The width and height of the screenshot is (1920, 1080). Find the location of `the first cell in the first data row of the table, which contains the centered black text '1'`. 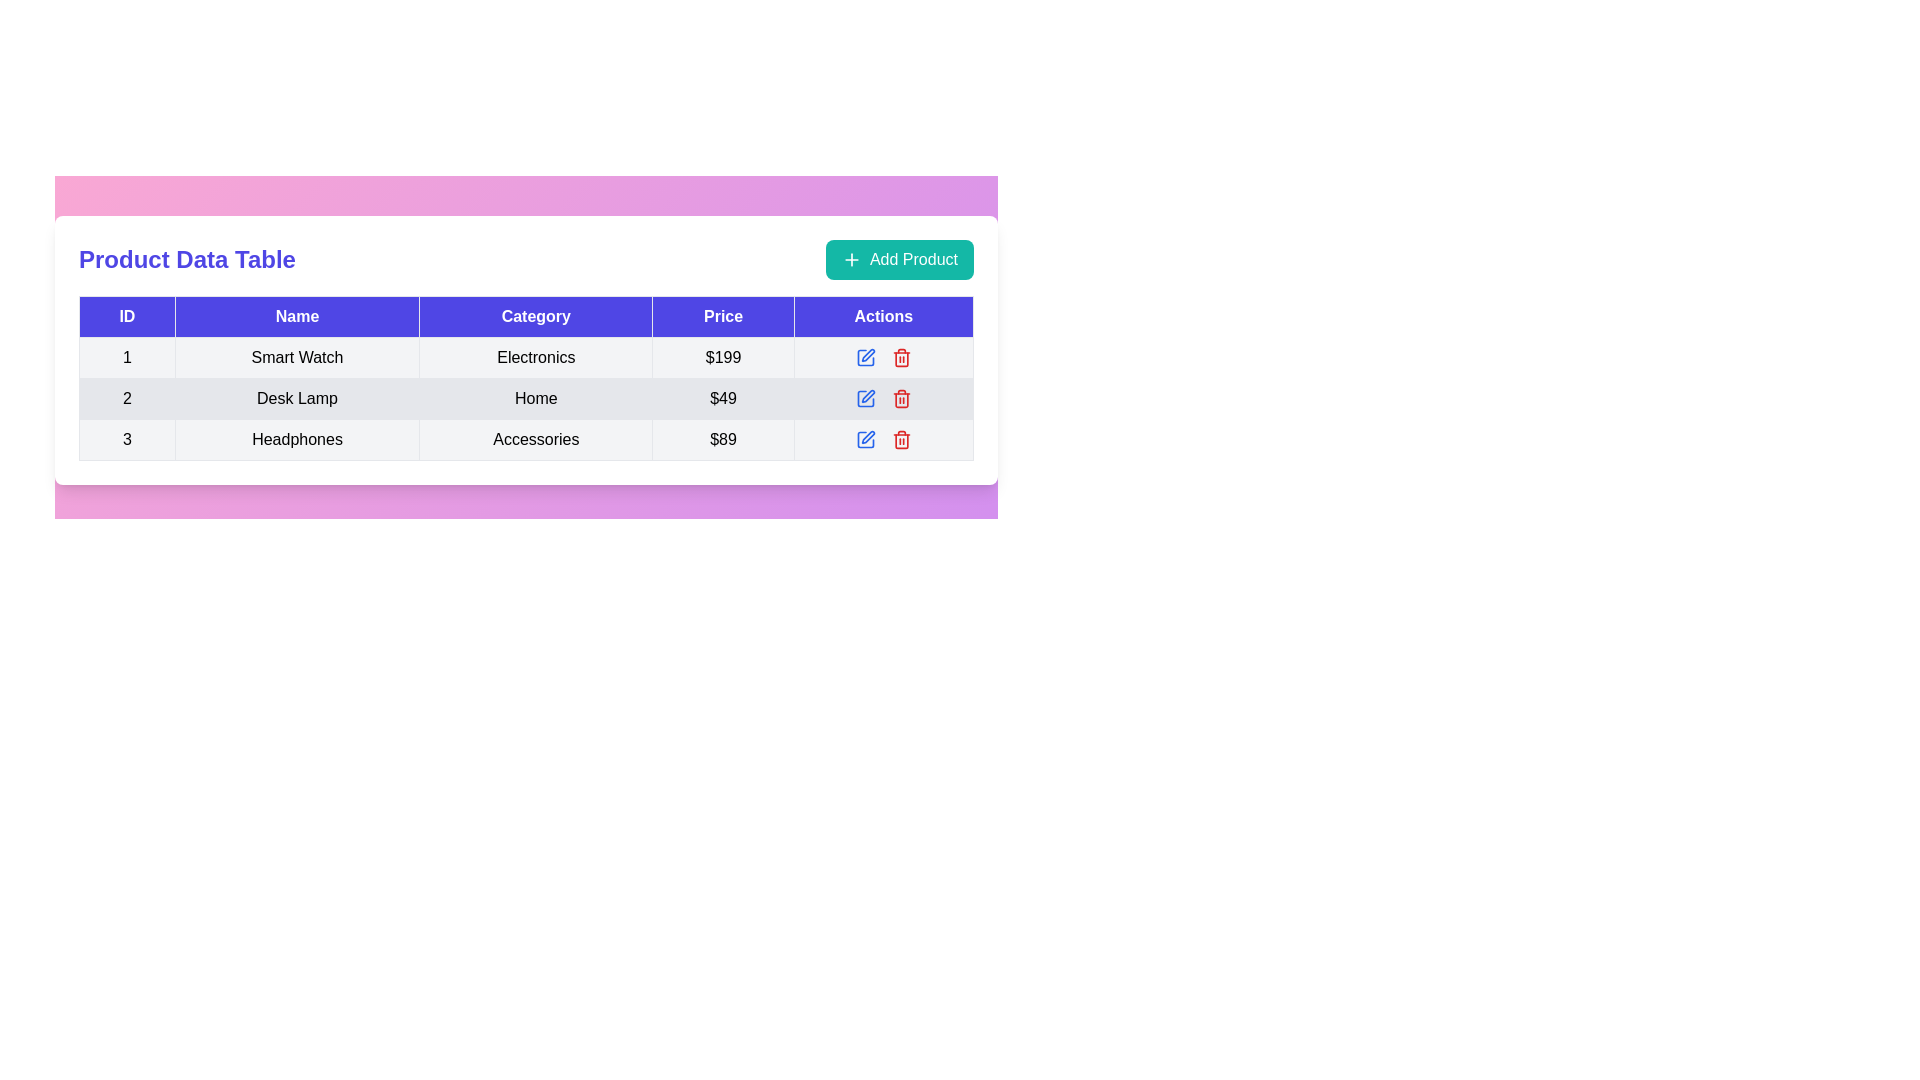

the first cell in the first data row of the table, which contains the centered black text '1' is located at coordinates (126, 357).